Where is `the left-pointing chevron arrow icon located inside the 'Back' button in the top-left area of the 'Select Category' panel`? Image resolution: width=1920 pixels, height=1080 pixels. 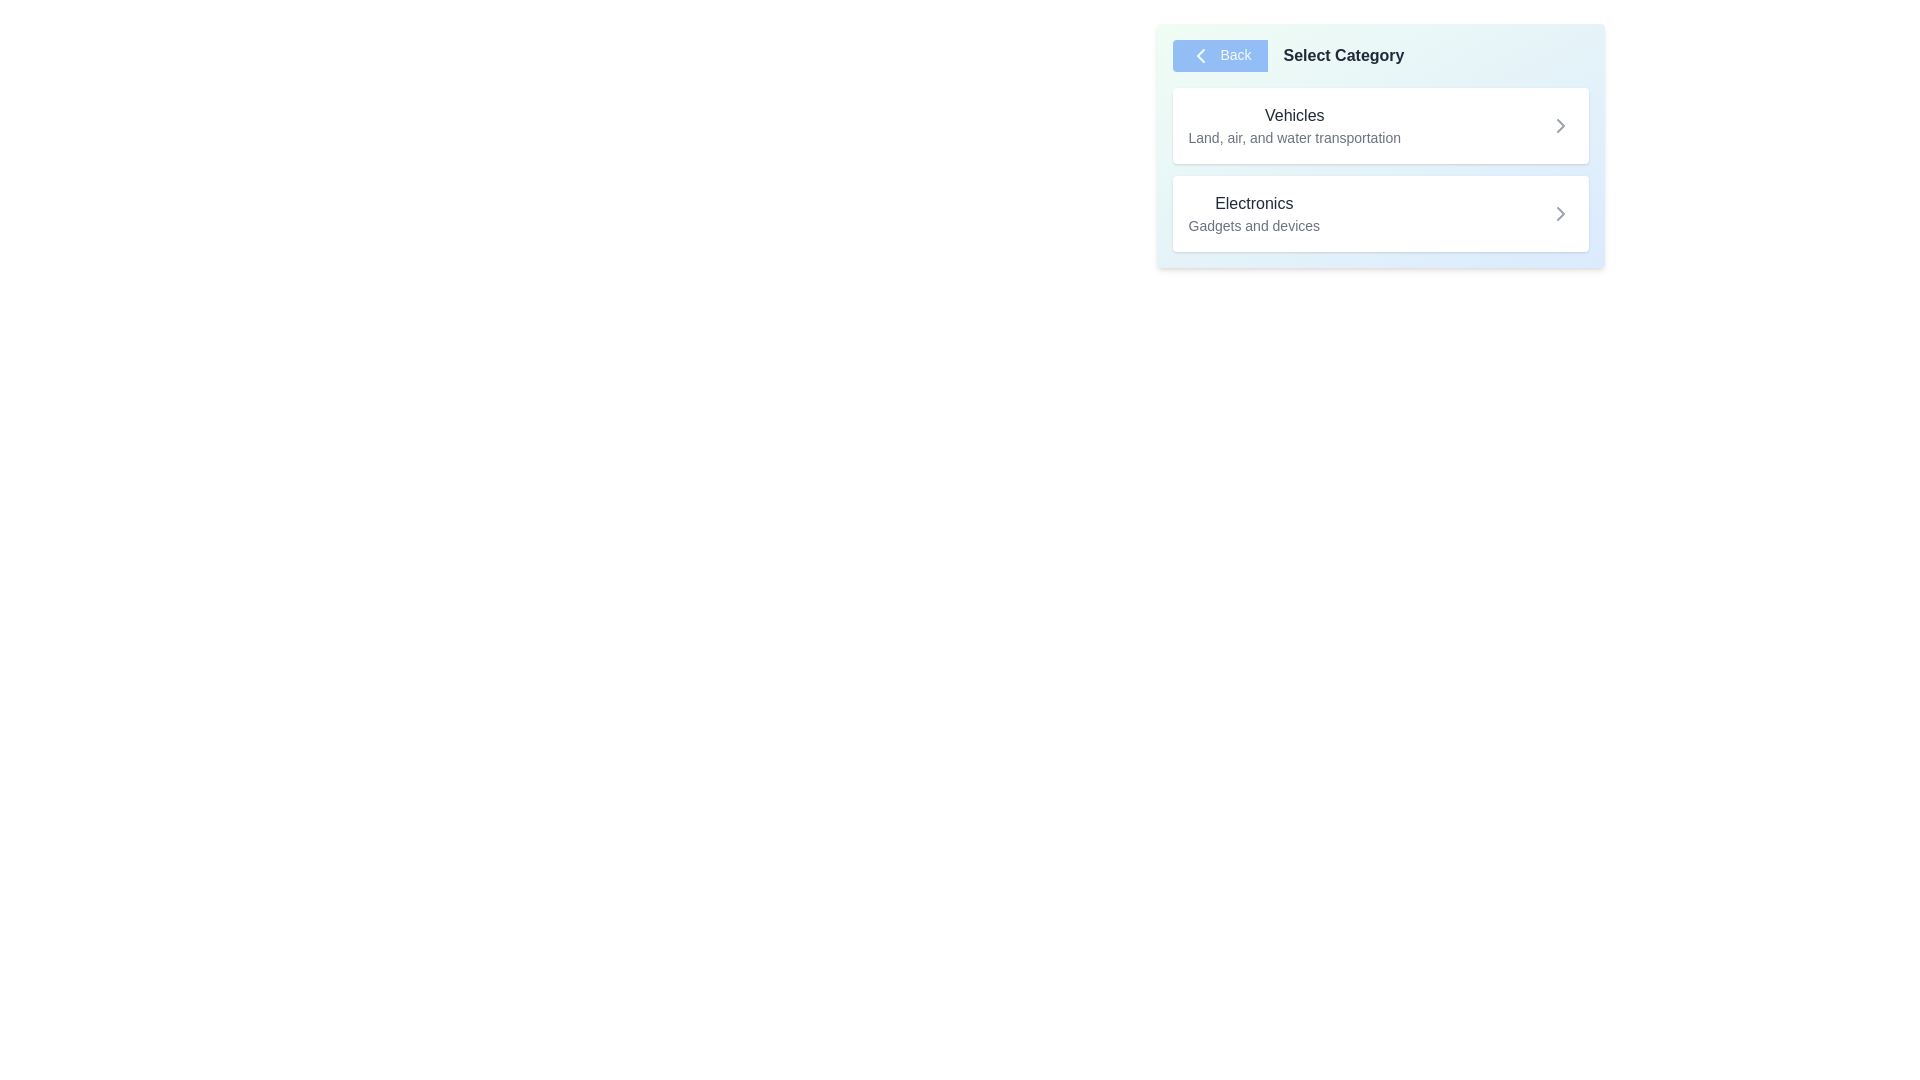 the left-pointing chevron arrow icon located inside the 'Back' button in the top-left area of the 'Select Category' panel is located at coordinates (1200, 55).